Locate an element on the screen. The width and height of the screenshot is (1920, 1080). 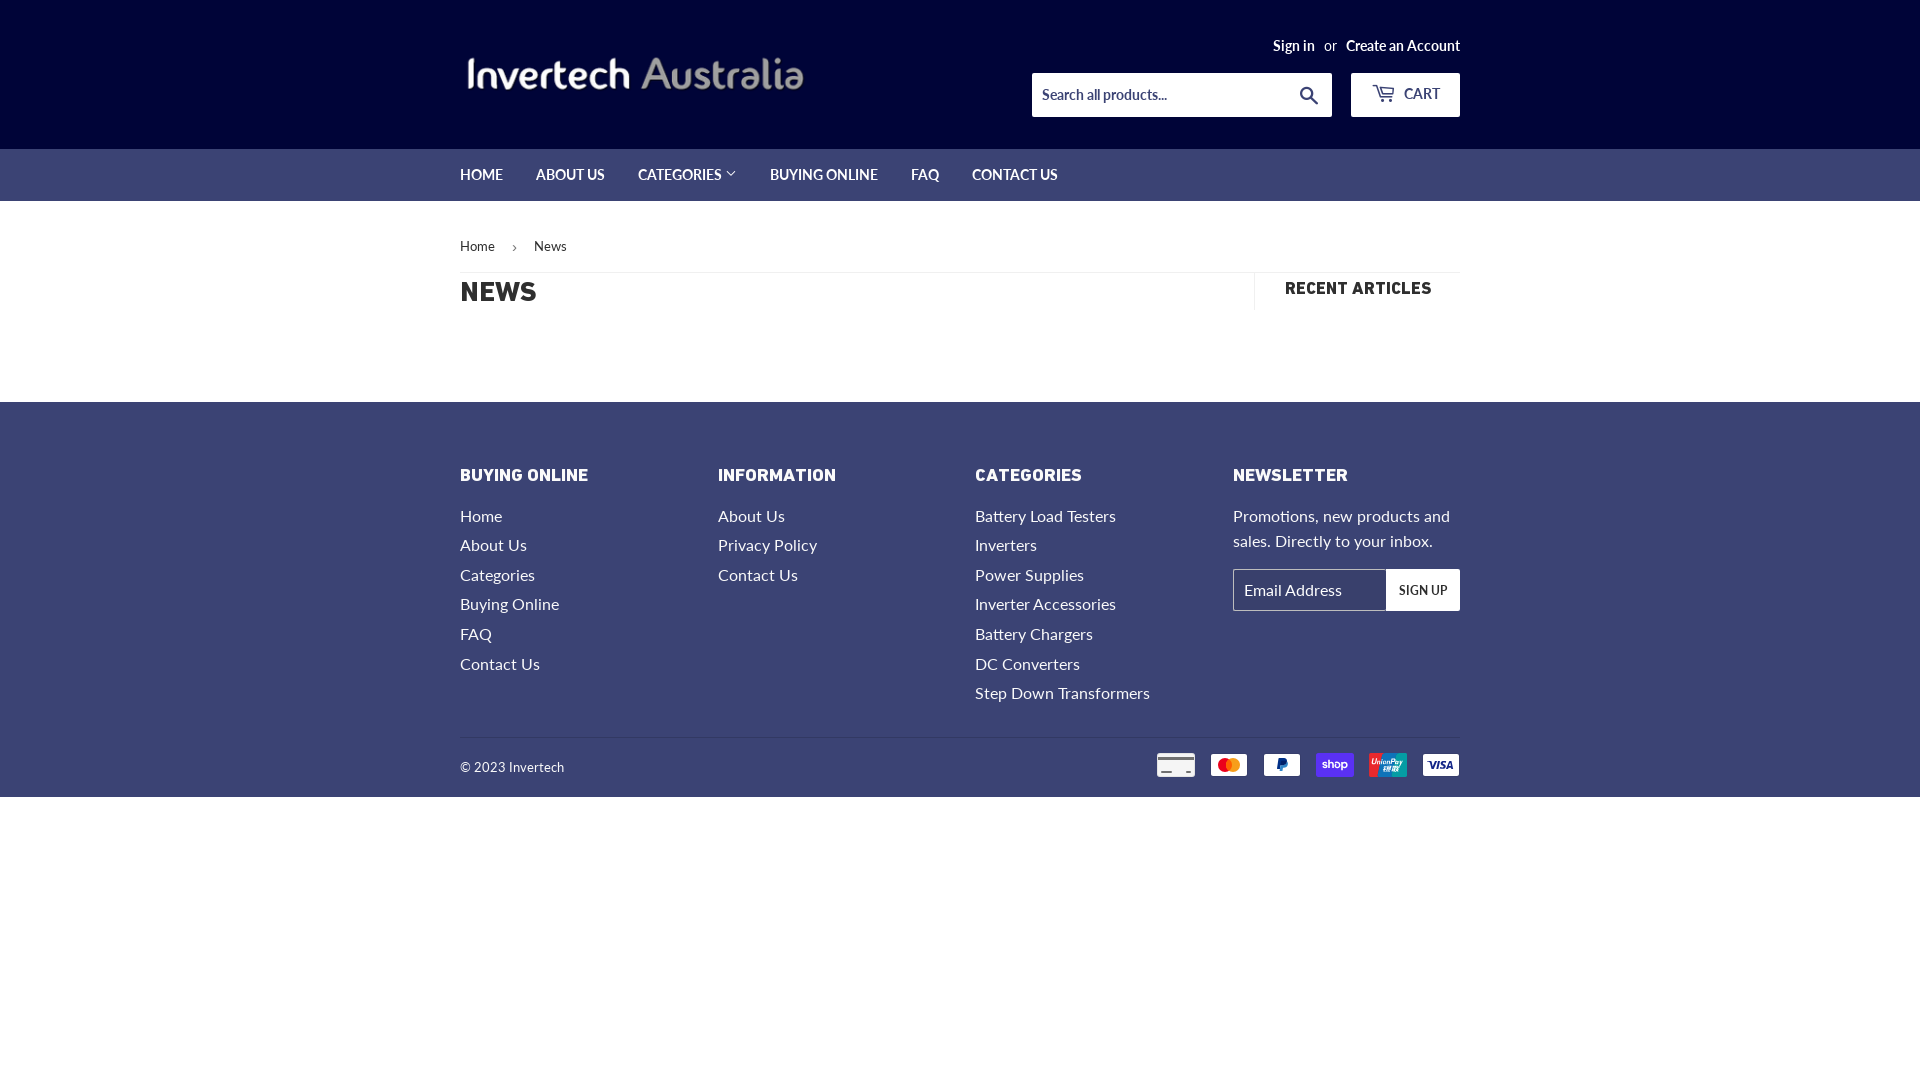
'Privacy Policy' is located at coordinates (766, 544).